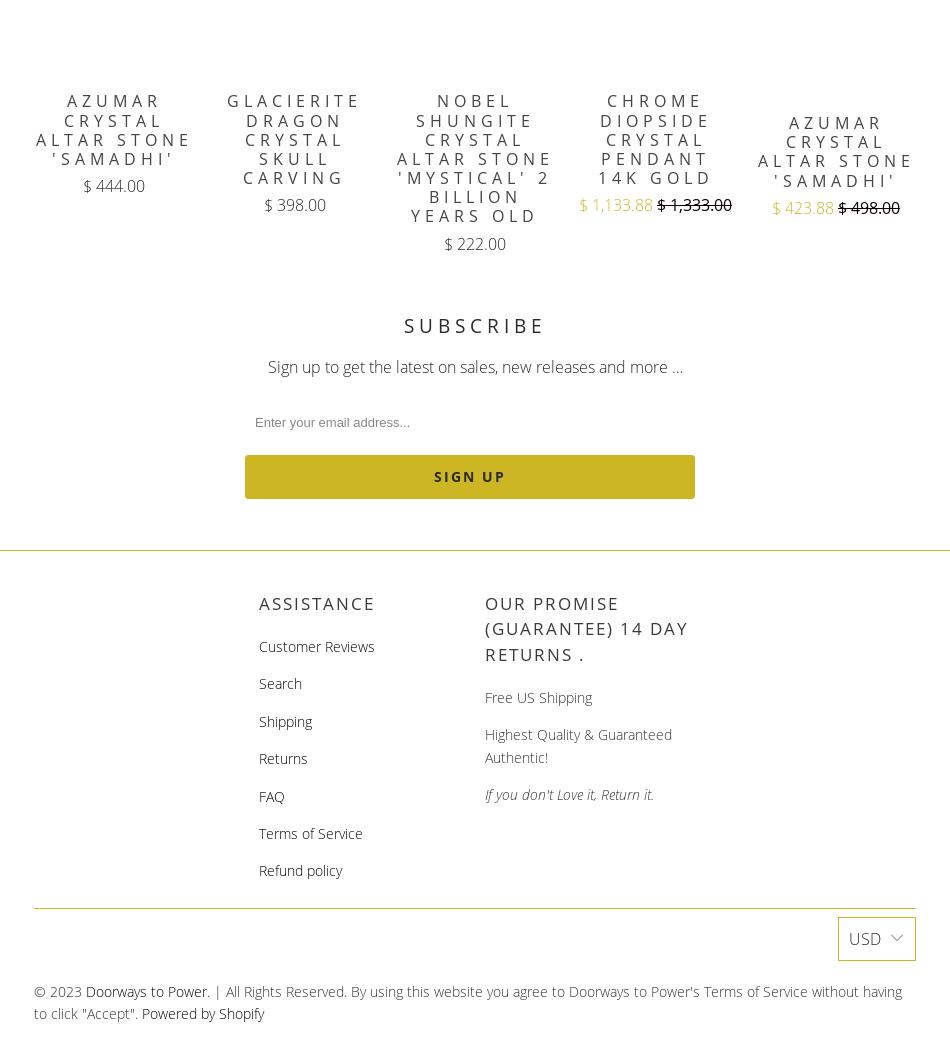 This screenshot has width=950, height=1058. I want to click on 'FAQ', so click(270, 794).